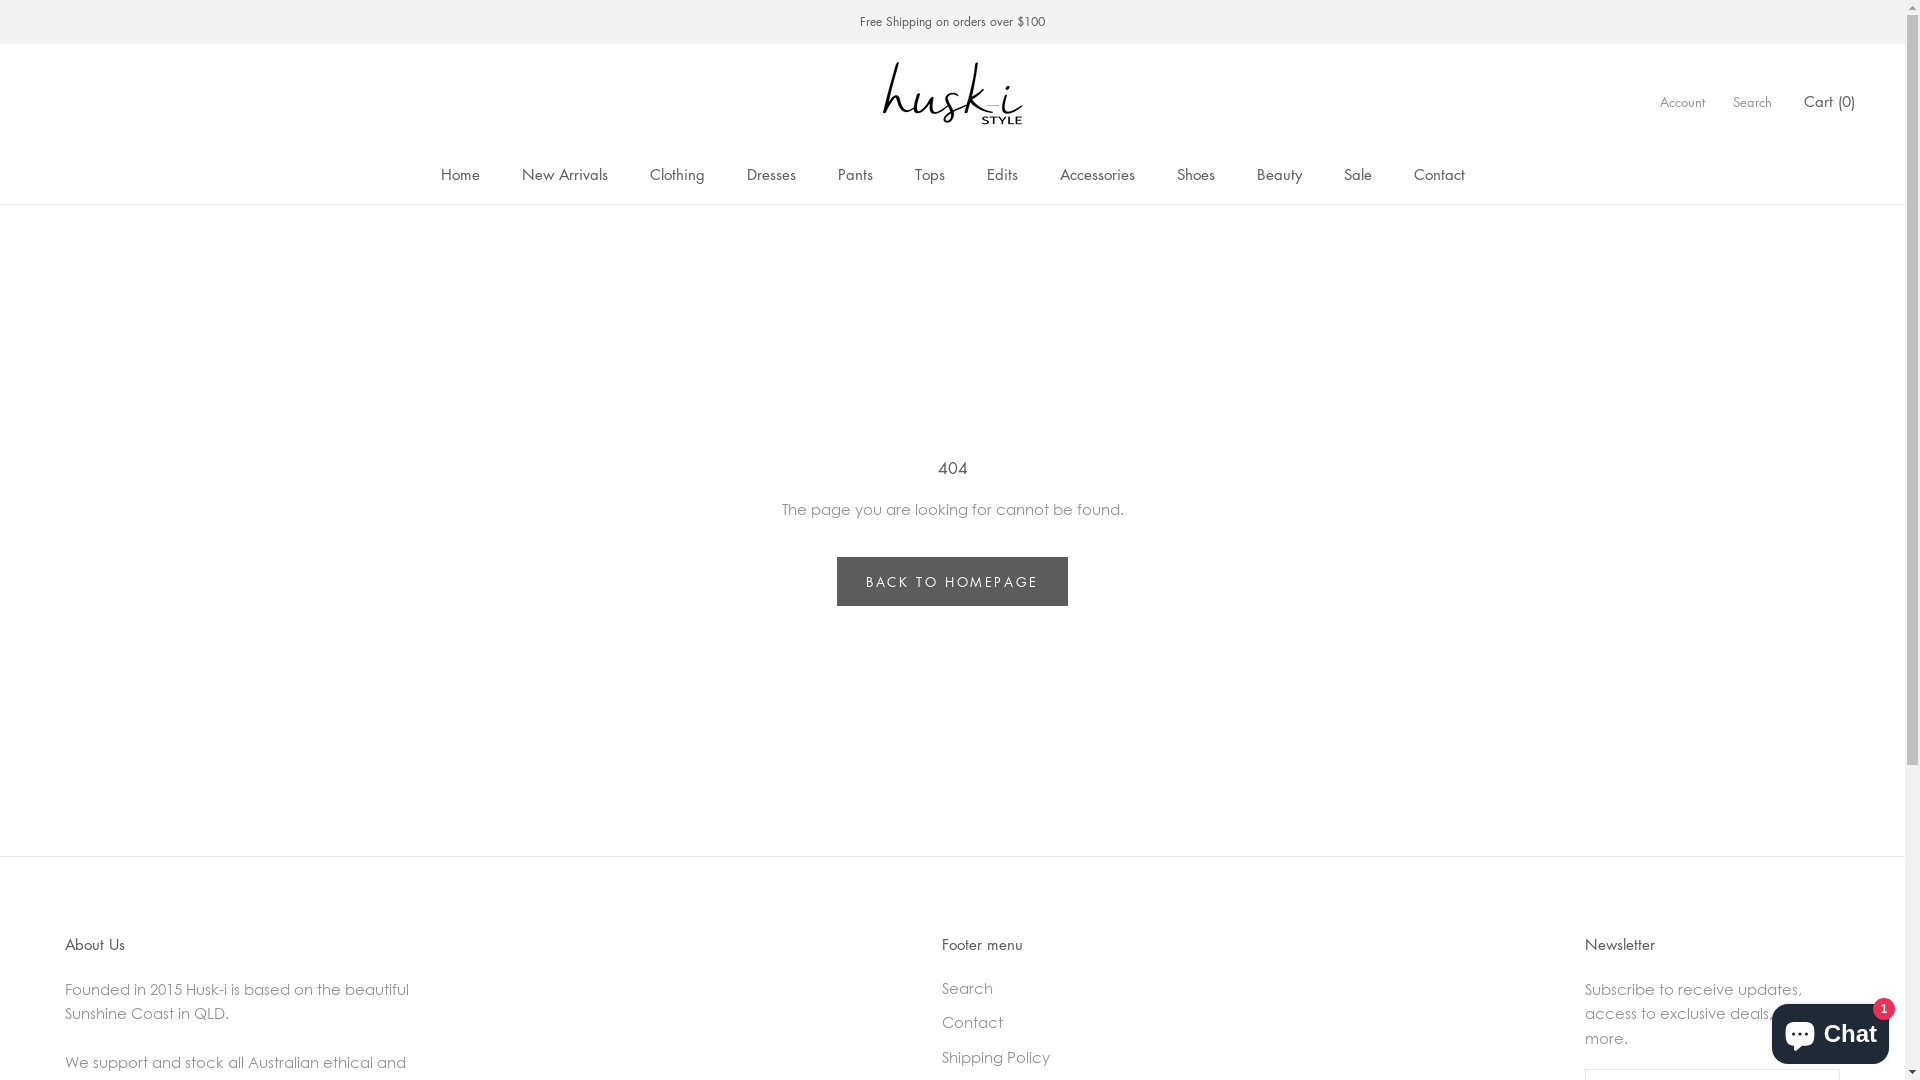 This screenshot has height=1080, width=1920. Describe the element at coordinates (928, 172) in the screenshot. I see `'Tops` at that location.